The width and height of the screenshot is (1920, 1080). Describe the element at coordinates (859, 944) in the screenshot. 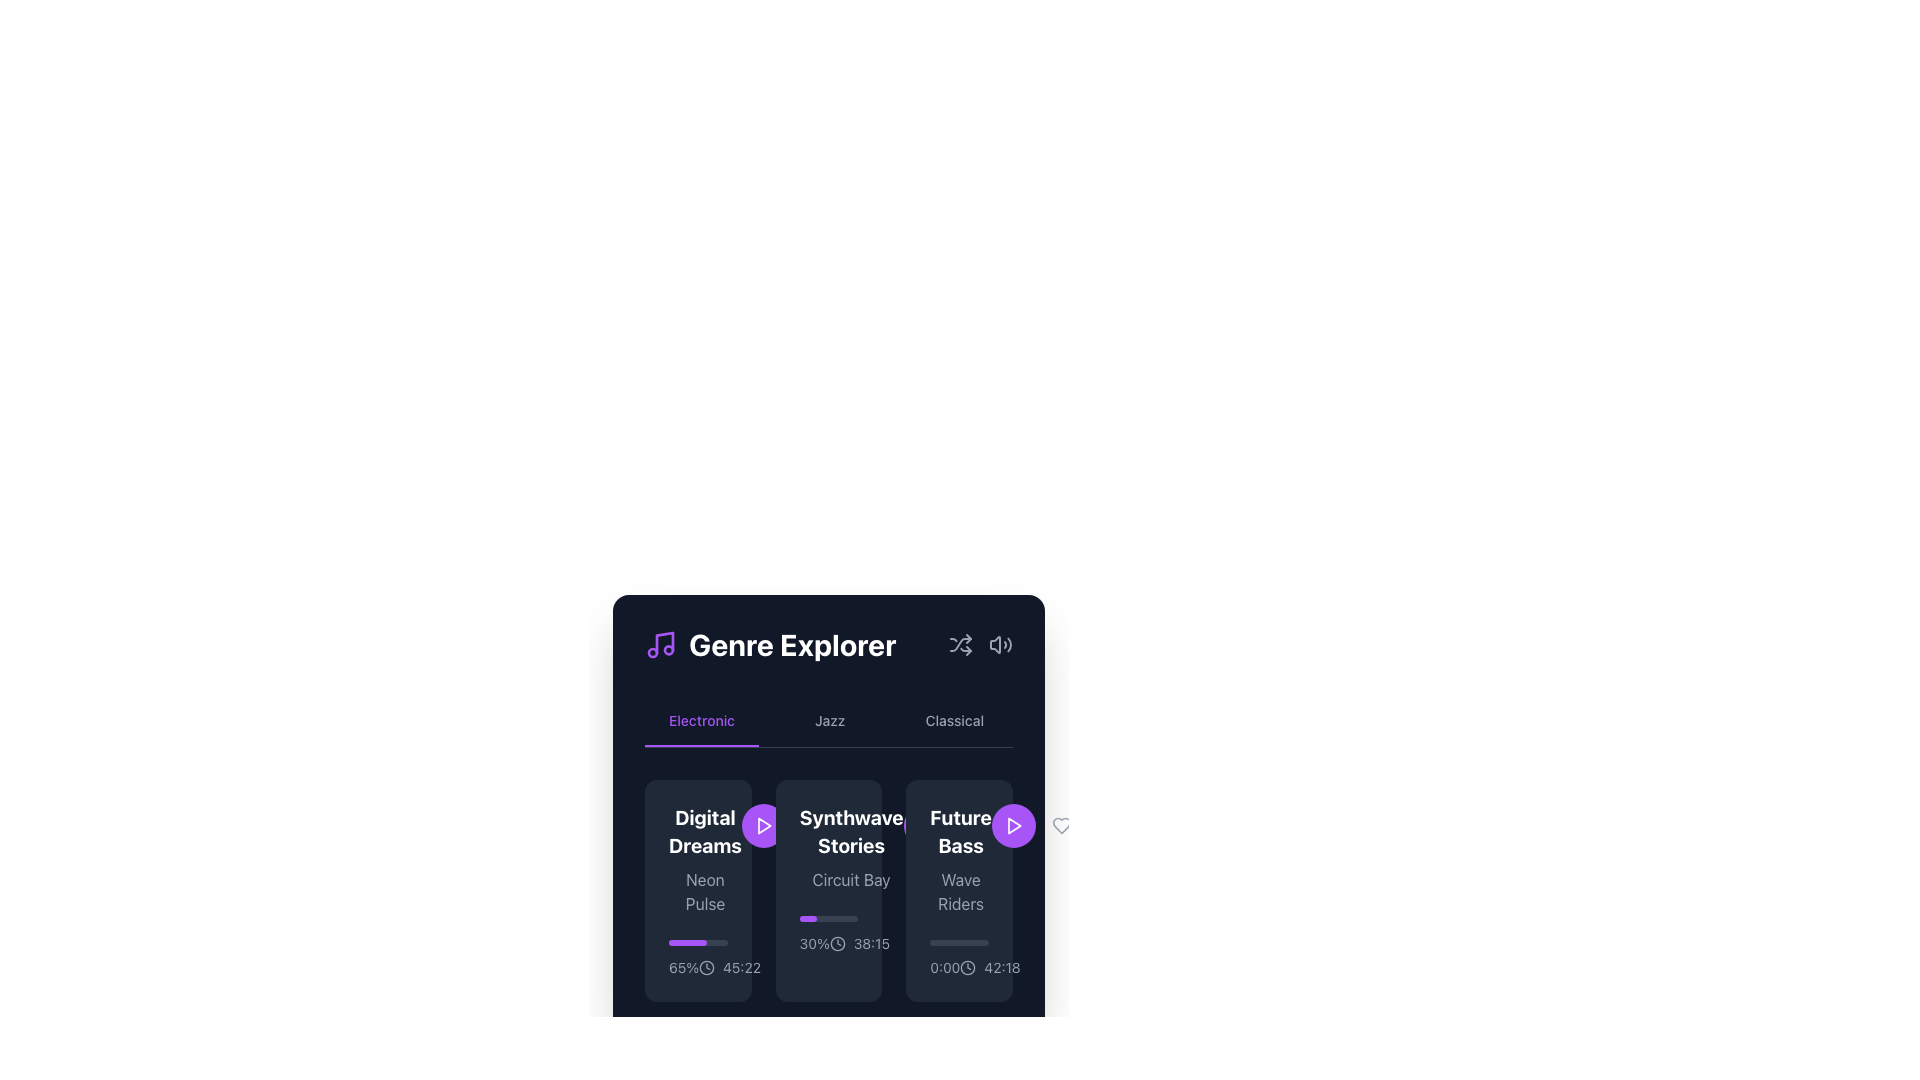

I see `the time duration element displaying '38:15' with an analog clock icon, located within the 'Synthwave Stories' card interface` at that location.